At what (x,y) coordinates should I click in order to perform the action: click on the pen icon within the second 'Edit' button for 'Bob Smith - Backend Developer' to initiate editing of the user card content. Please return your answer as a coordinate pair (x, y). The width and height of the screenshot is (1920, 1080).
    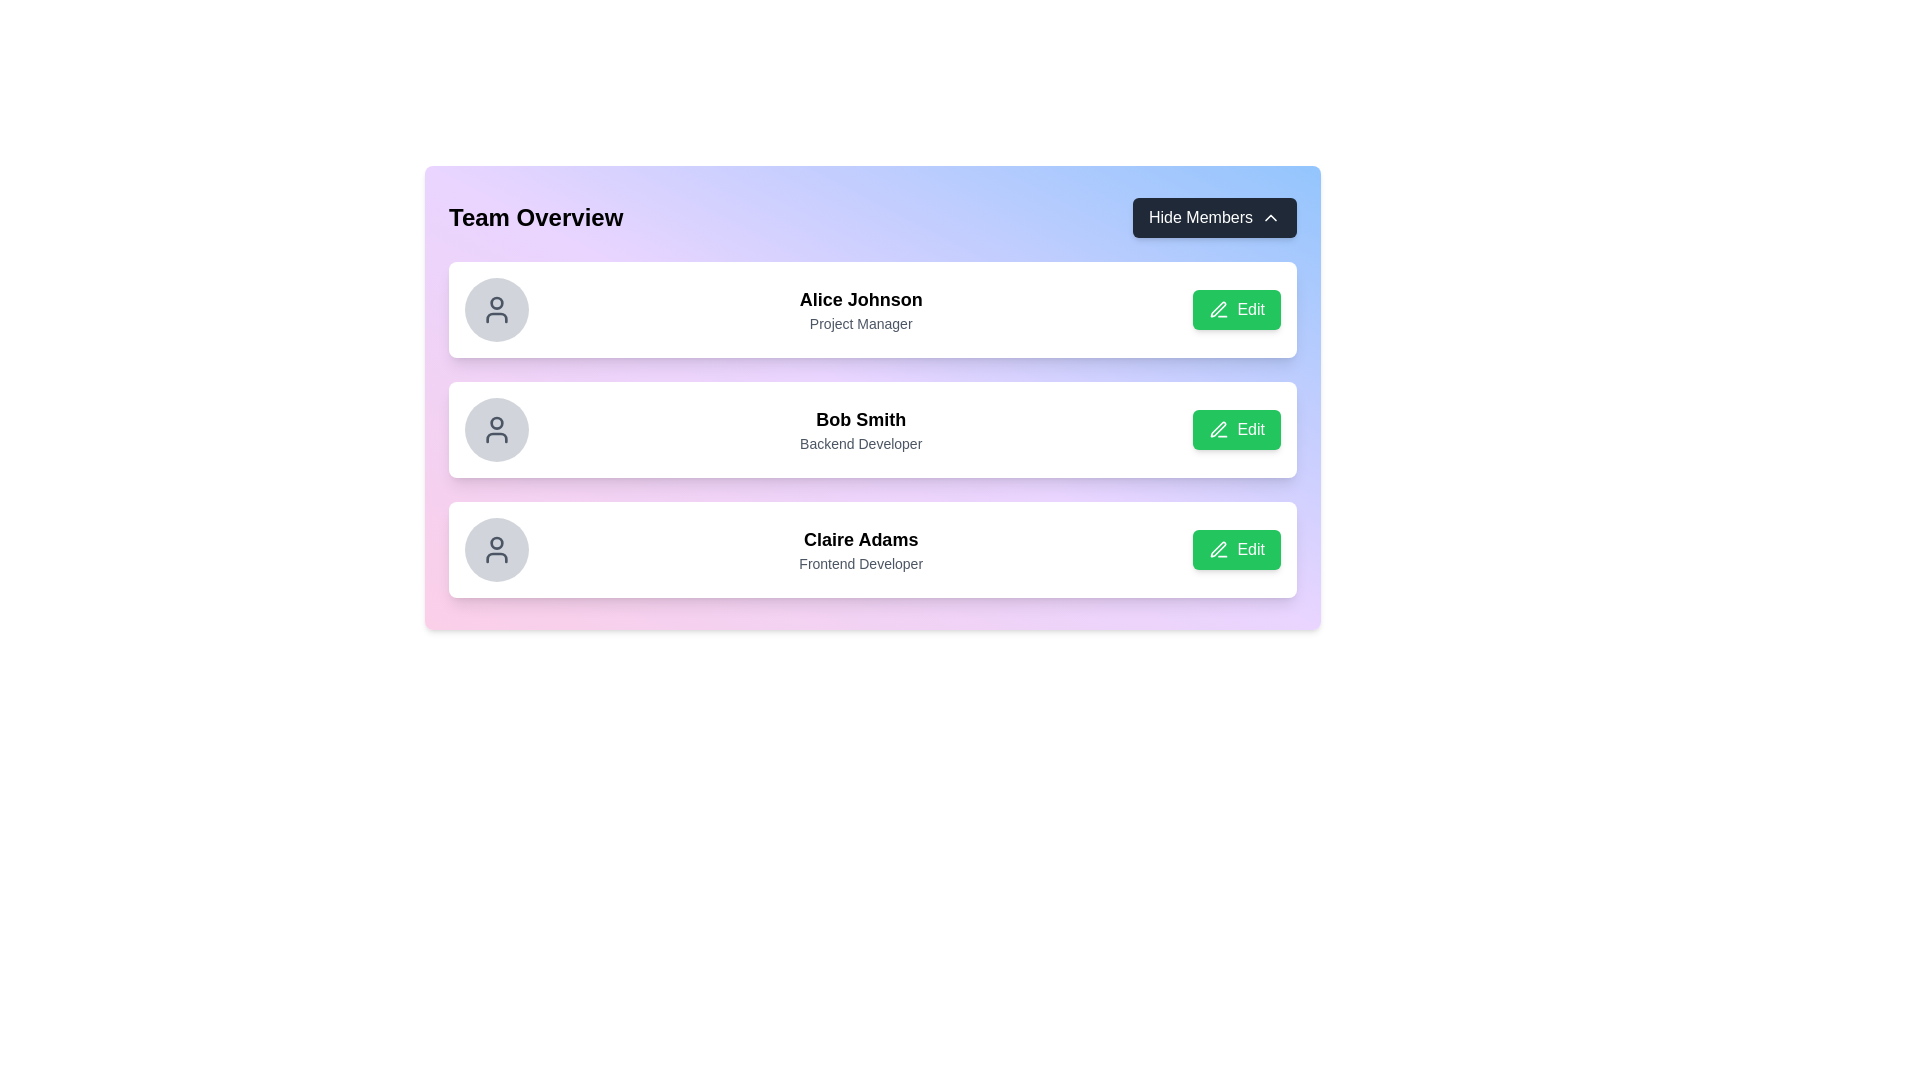
    Looking at the image, I should click on (1218, 428).